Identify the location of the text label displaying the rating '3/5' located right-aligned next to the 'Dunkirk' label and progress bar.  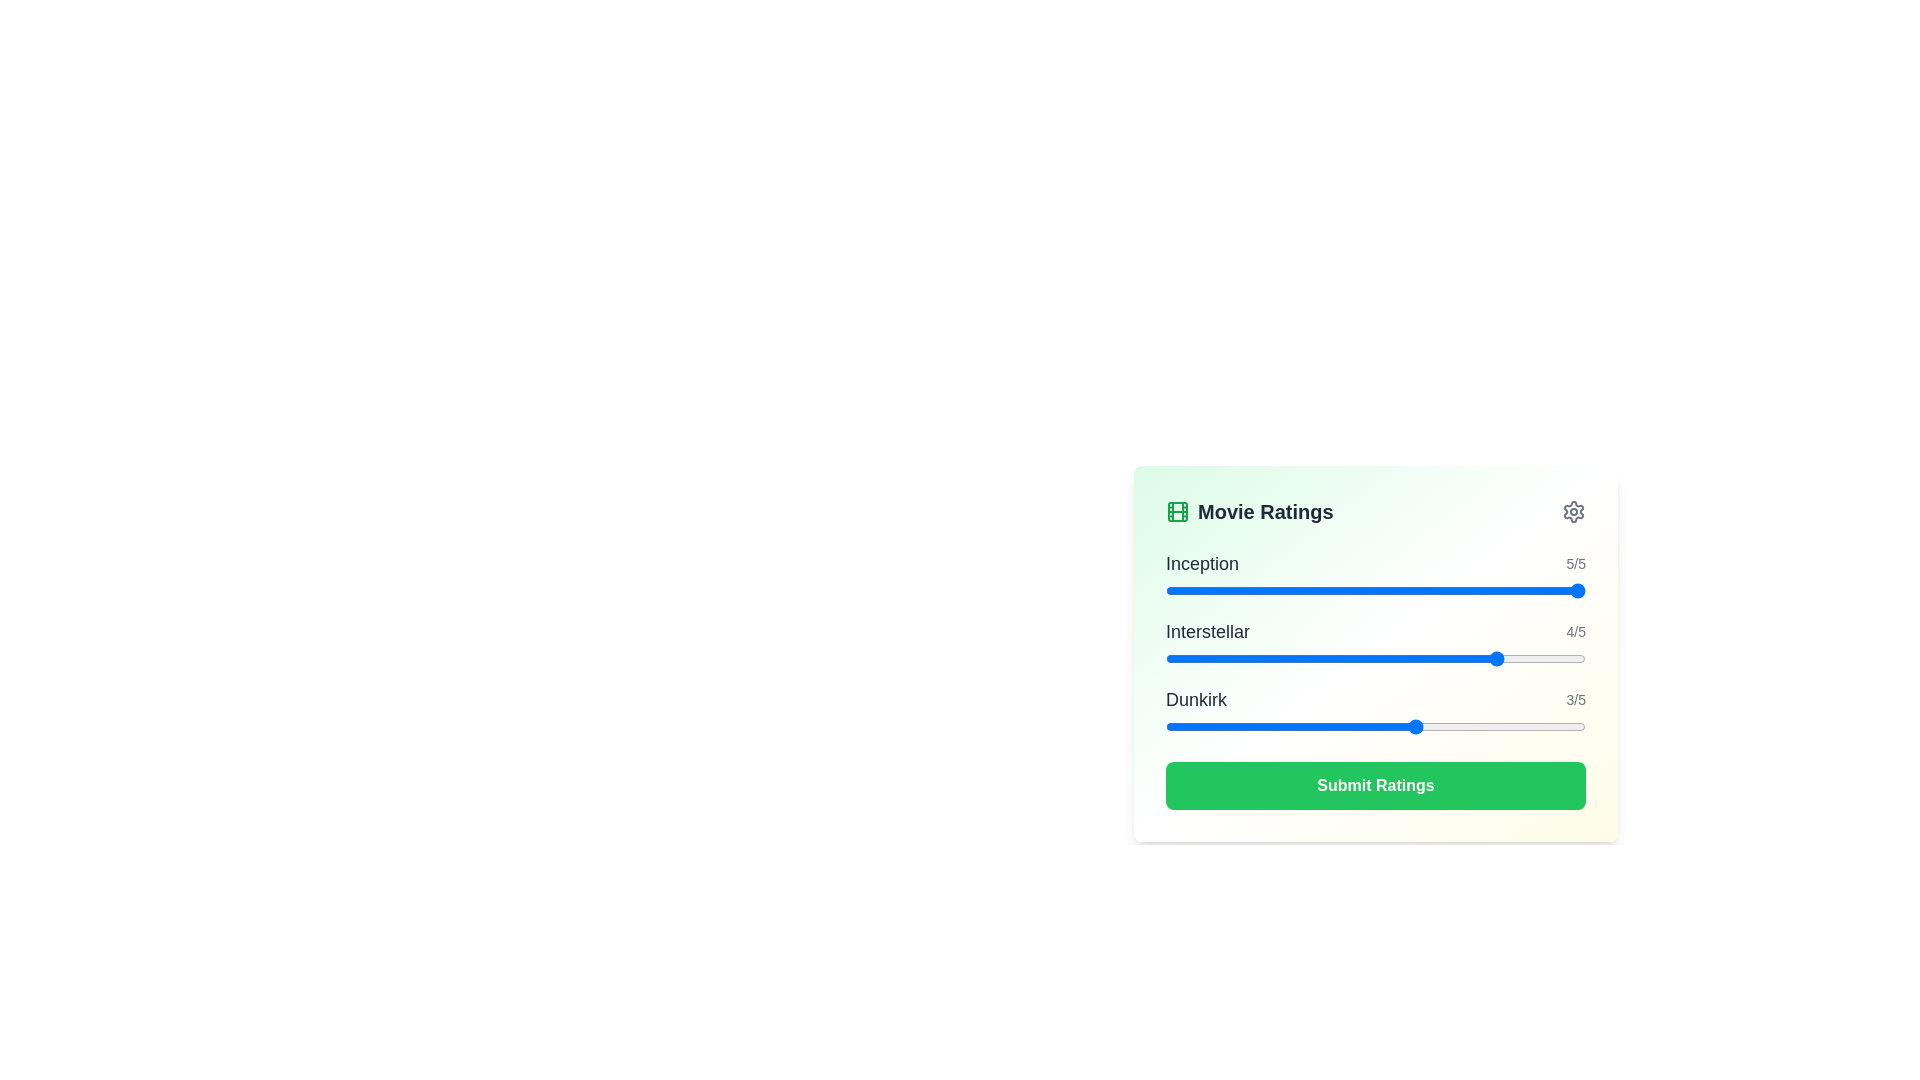
(1575, 698).